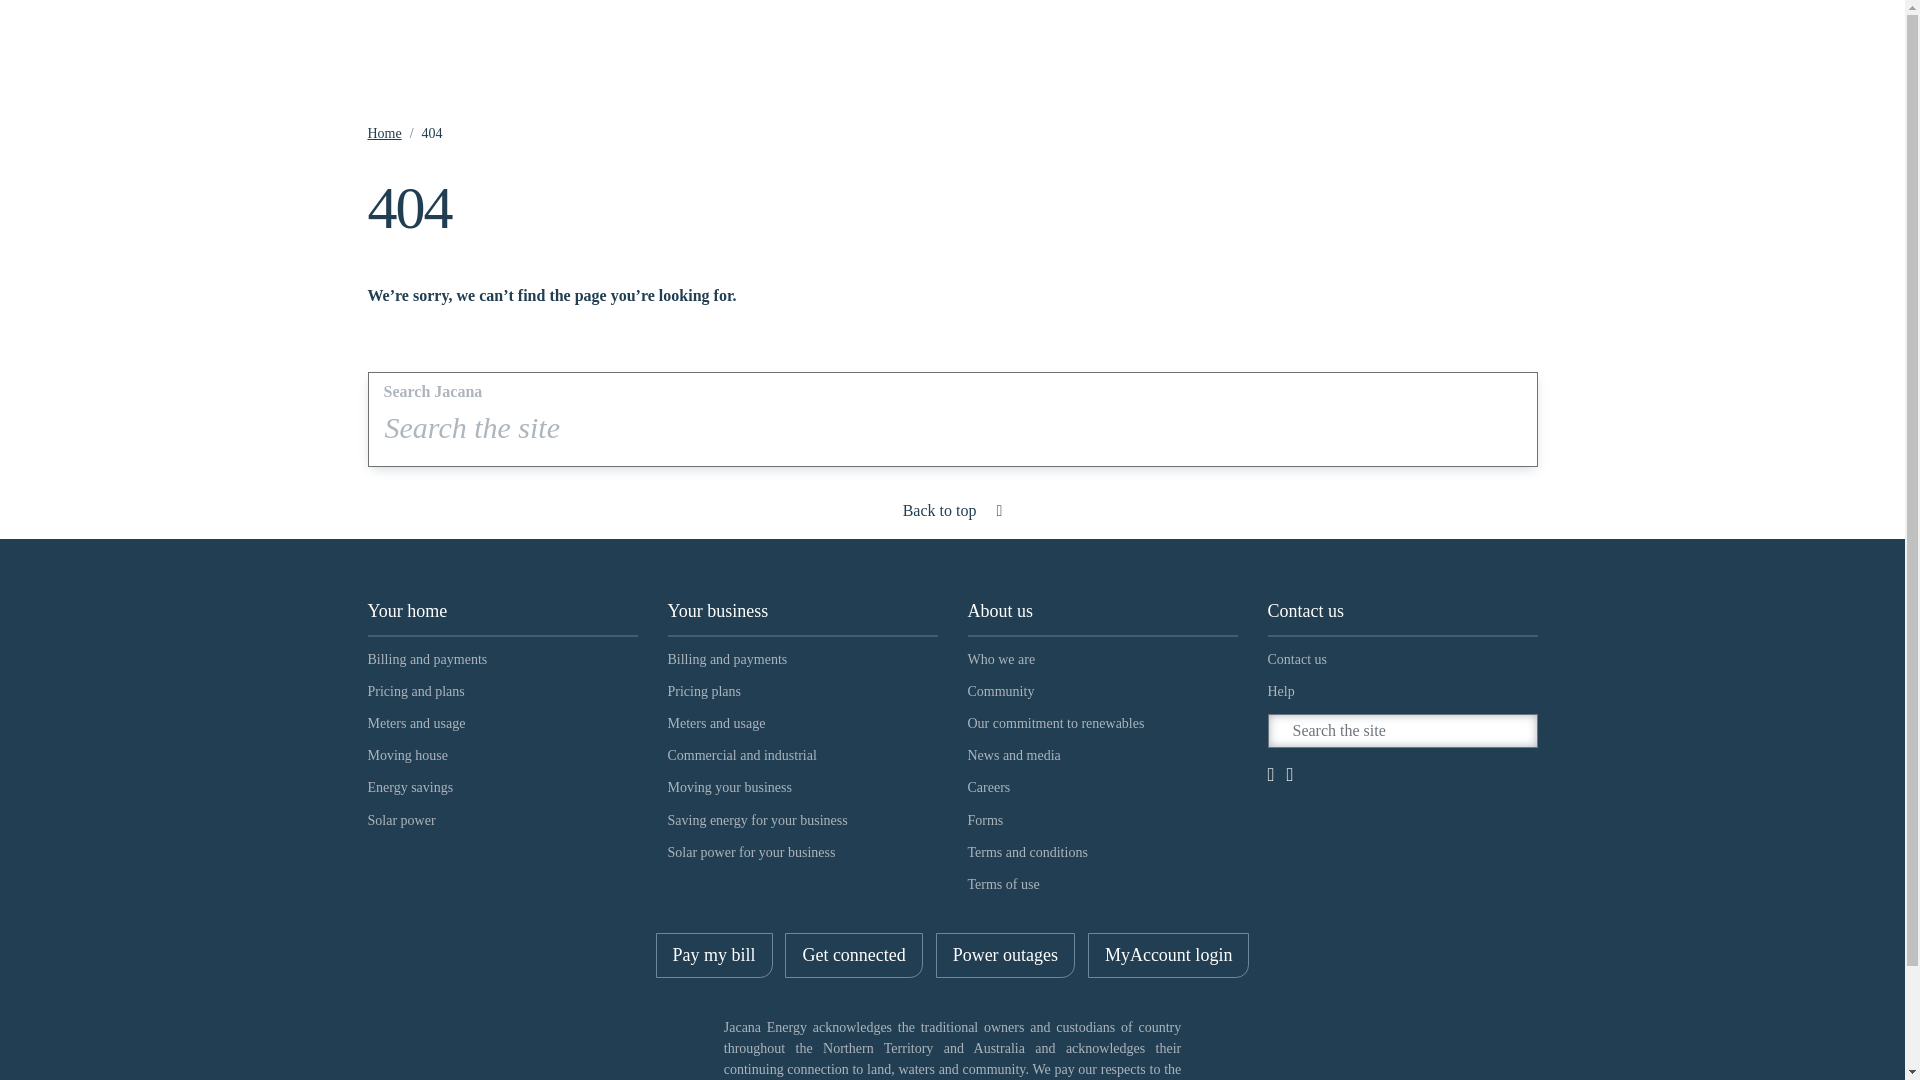  Describe the element at coordinates (1005, 954) in the screenshot. I see `'Power outages'` at that location.